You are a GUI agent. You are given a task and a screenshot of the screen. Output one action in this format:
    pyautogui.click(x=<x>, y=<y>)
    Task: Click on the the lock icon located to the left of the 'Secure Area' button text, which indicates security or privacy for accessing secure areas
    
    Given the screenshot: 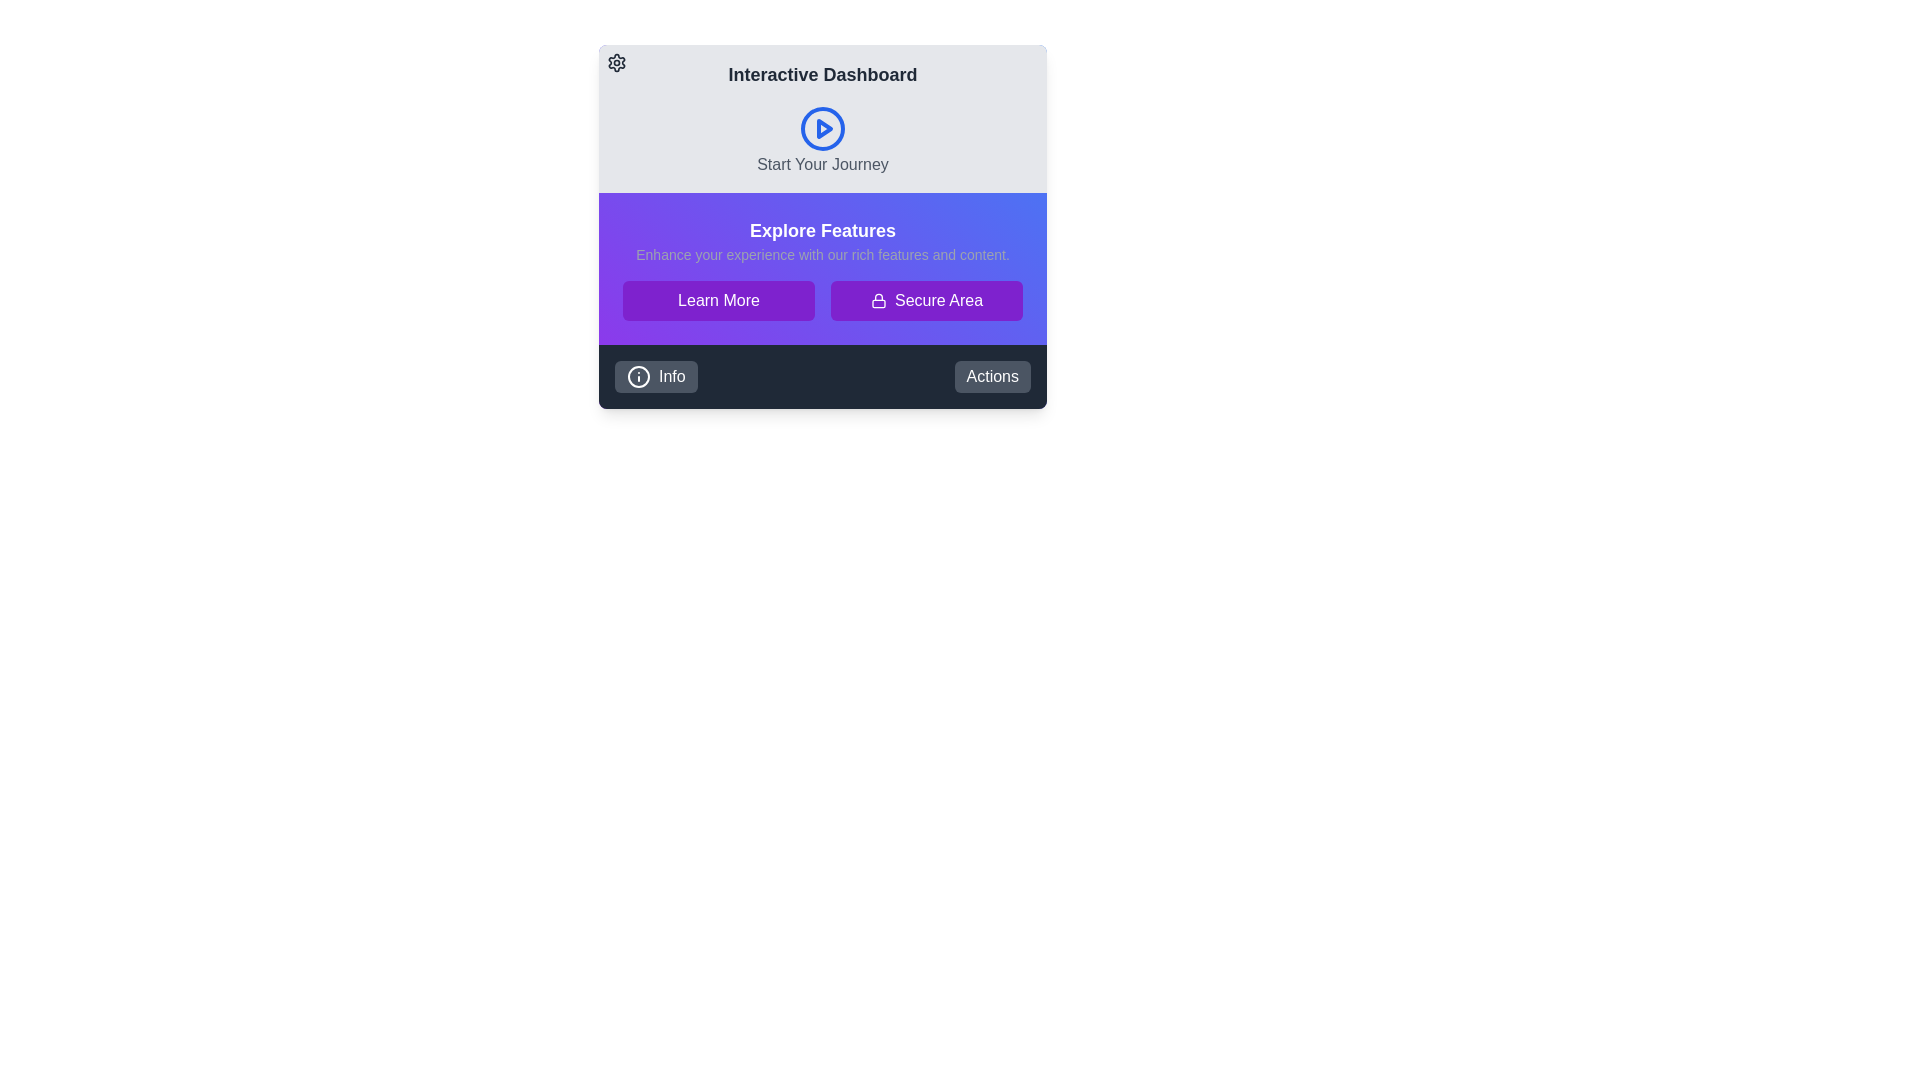 What is the action you would take?
    pyautogui.click(x=878, y=300)
    